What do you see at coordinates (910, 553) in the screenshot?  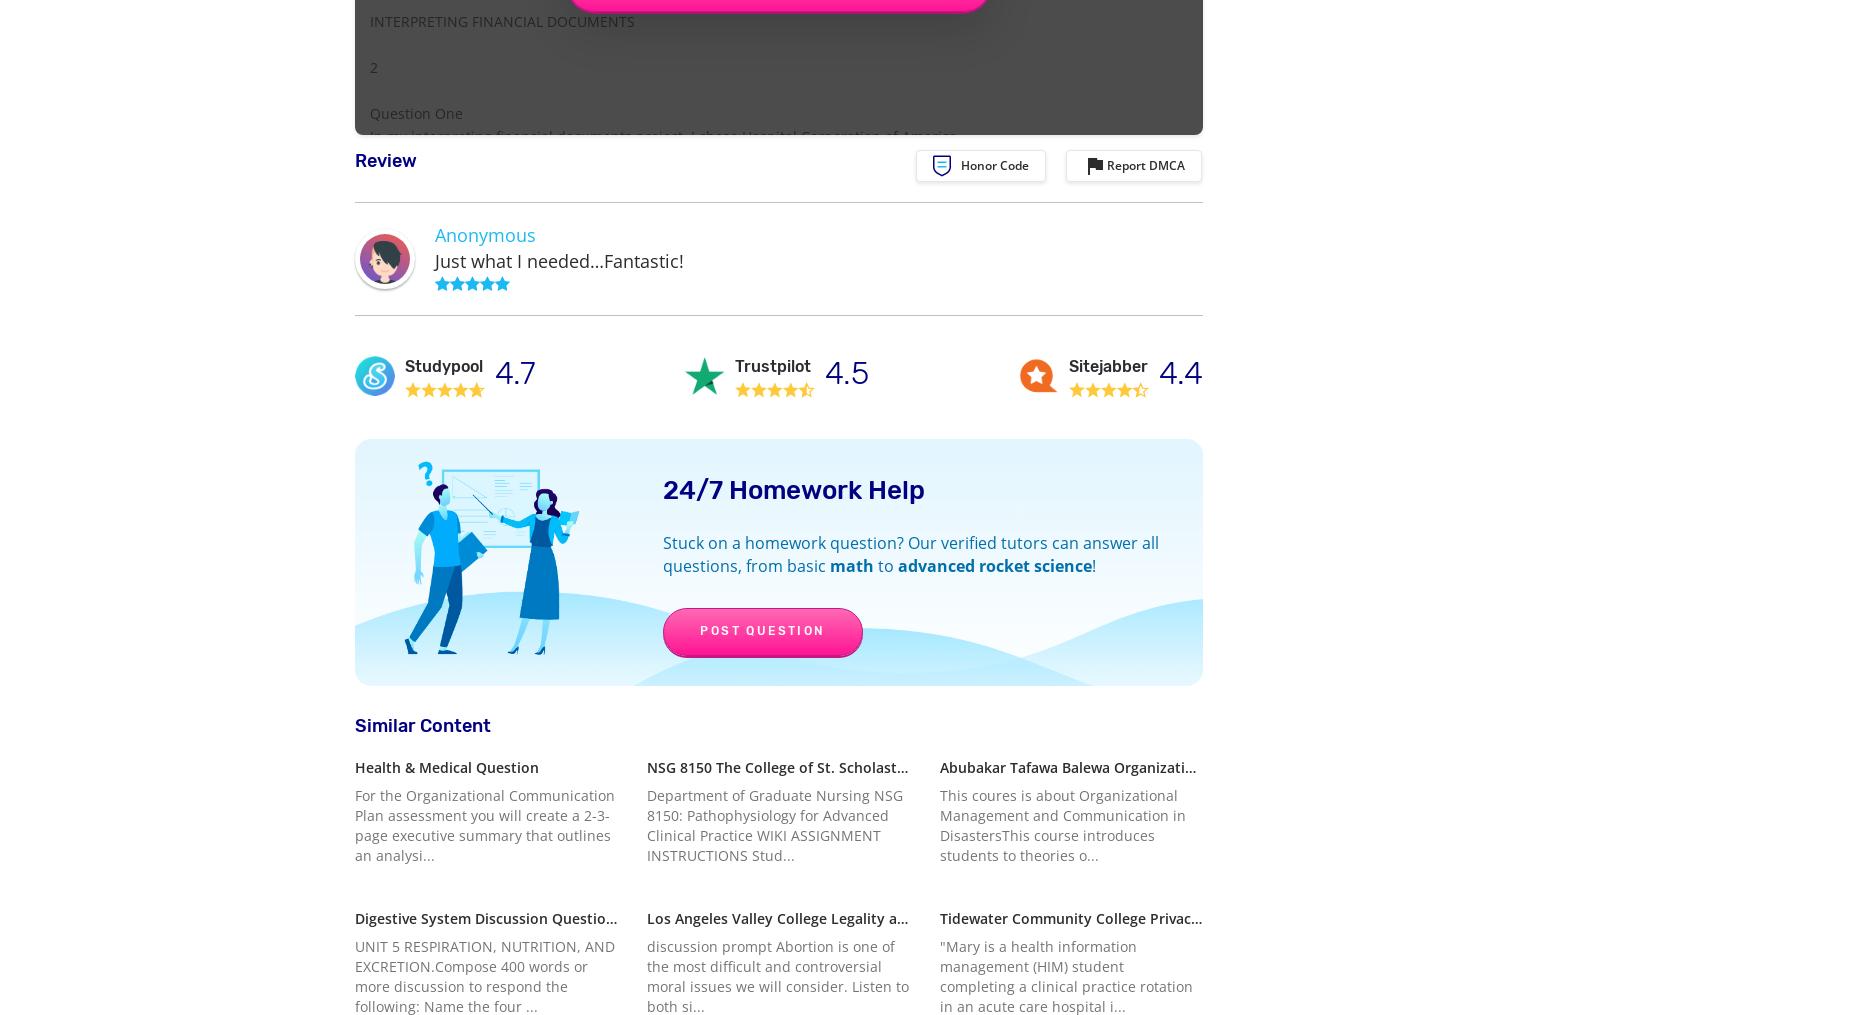 I see `'Stuck on a homework question? Our verified tutors can answer all questions, from basic'` at bounding box center [910, 553].